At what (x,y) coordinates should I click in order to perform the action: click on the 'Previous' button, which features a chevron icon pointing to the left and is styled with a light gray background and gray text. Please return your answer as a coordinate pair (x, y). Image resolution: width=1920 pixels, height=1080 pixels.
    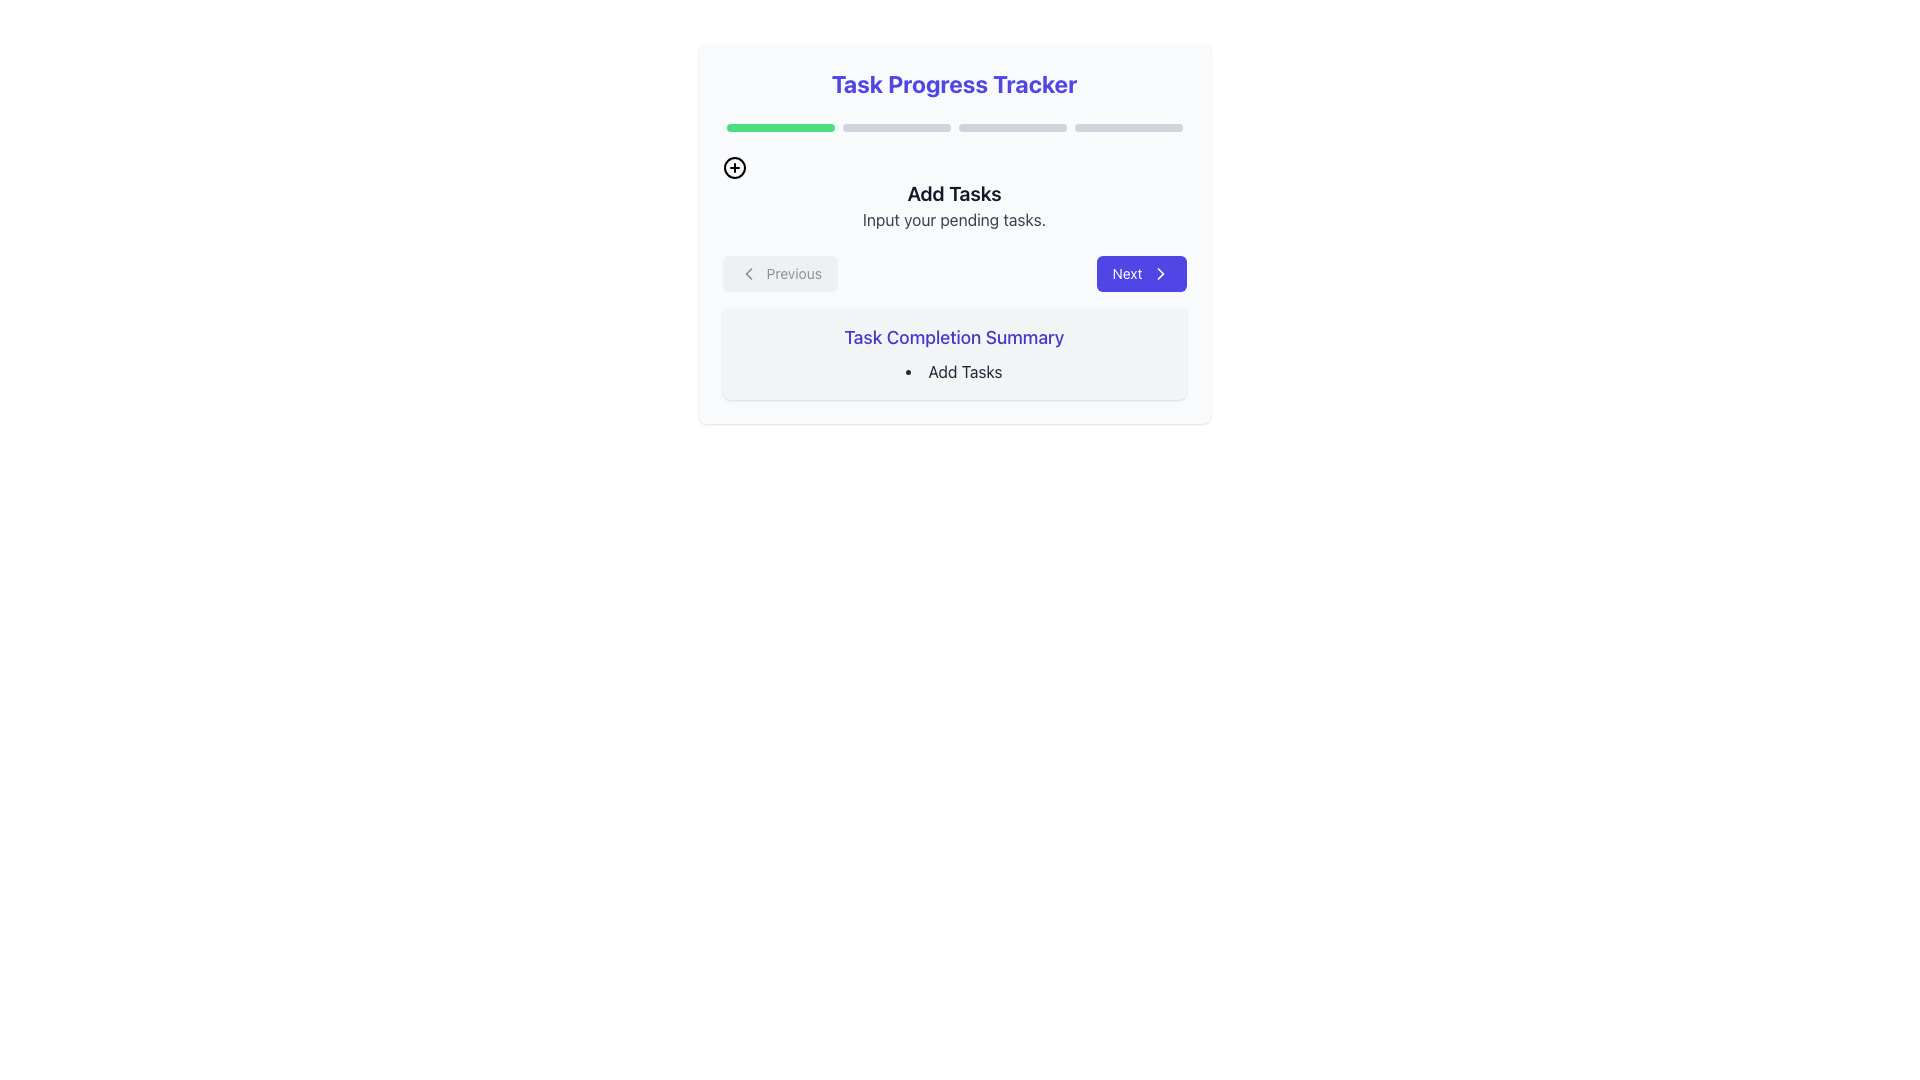
    Looking at the image, I should click on (779, 273).